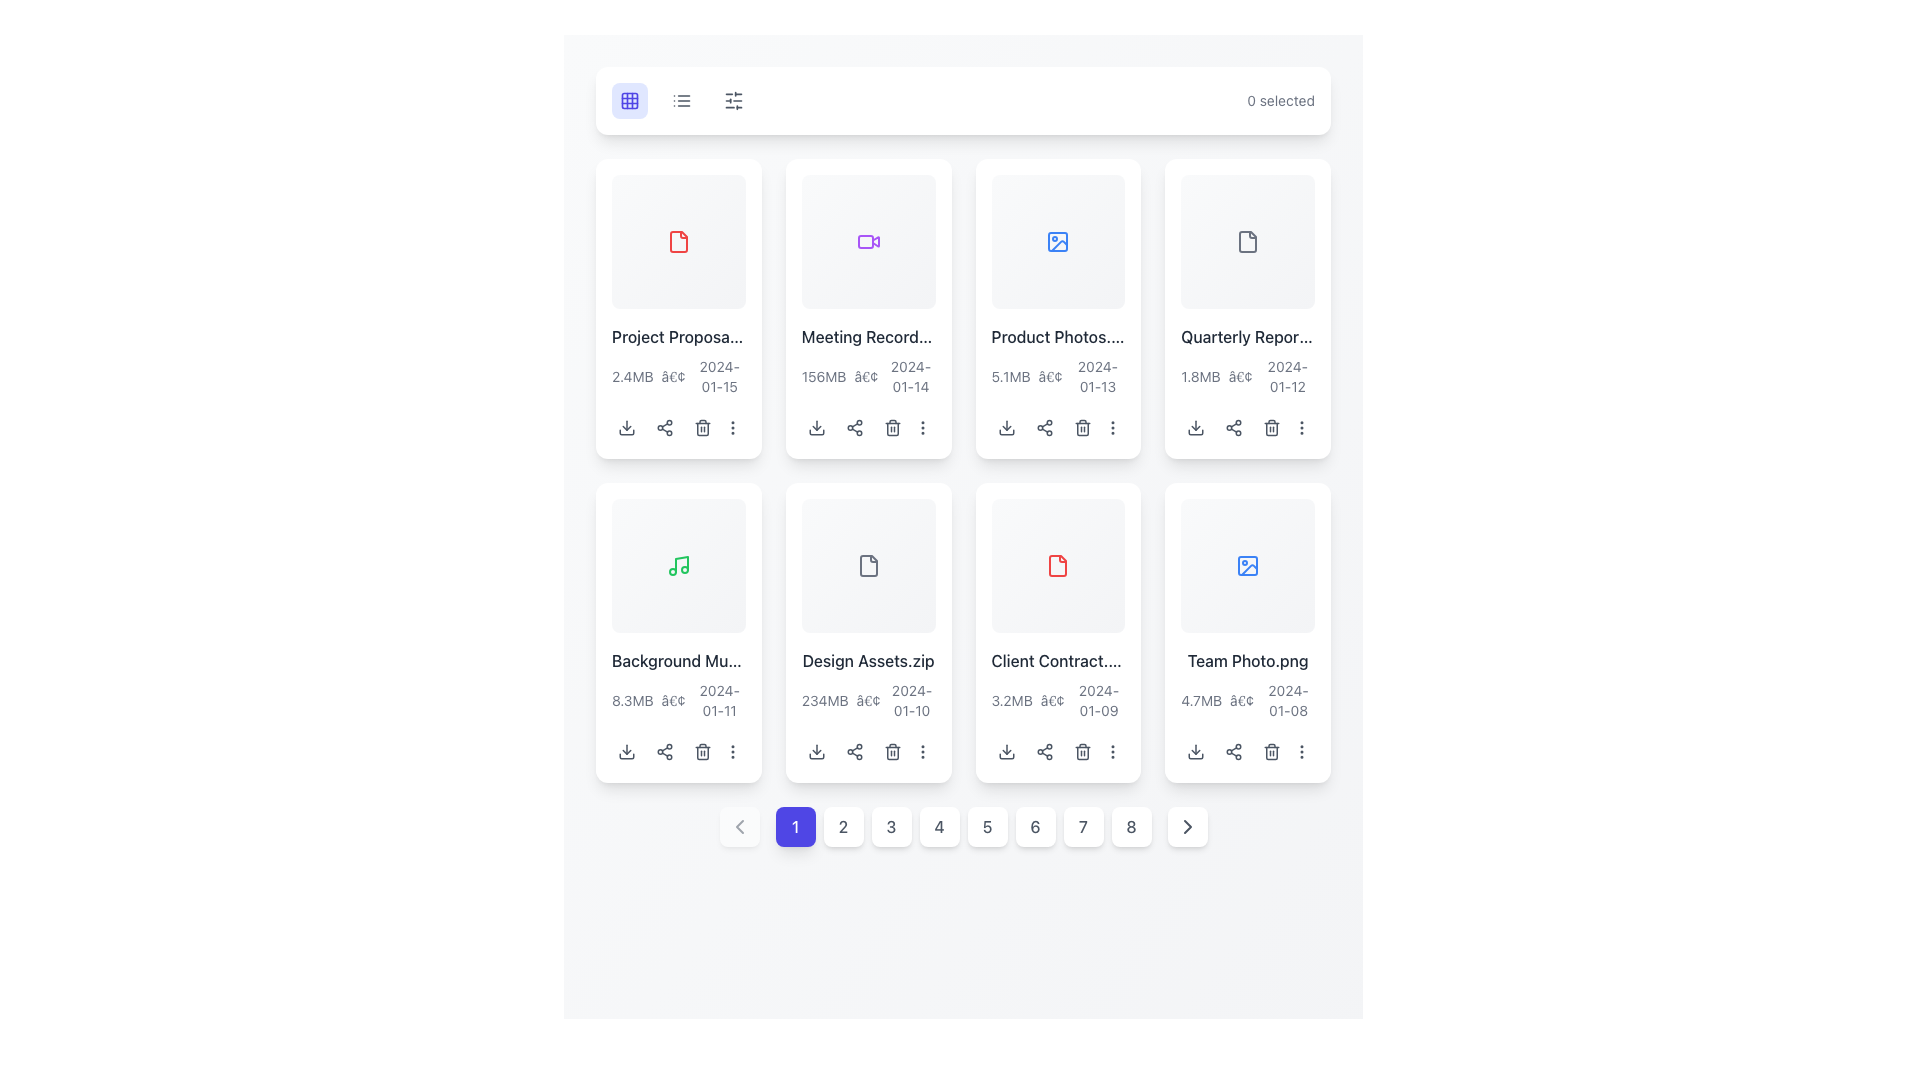  What do you see at coordinates (719, 699) in the screenshot?
I see `the date text displaying '2024-01-11' located below the 'Background Music' card in the grid layout` at bounding box center [719, 699].